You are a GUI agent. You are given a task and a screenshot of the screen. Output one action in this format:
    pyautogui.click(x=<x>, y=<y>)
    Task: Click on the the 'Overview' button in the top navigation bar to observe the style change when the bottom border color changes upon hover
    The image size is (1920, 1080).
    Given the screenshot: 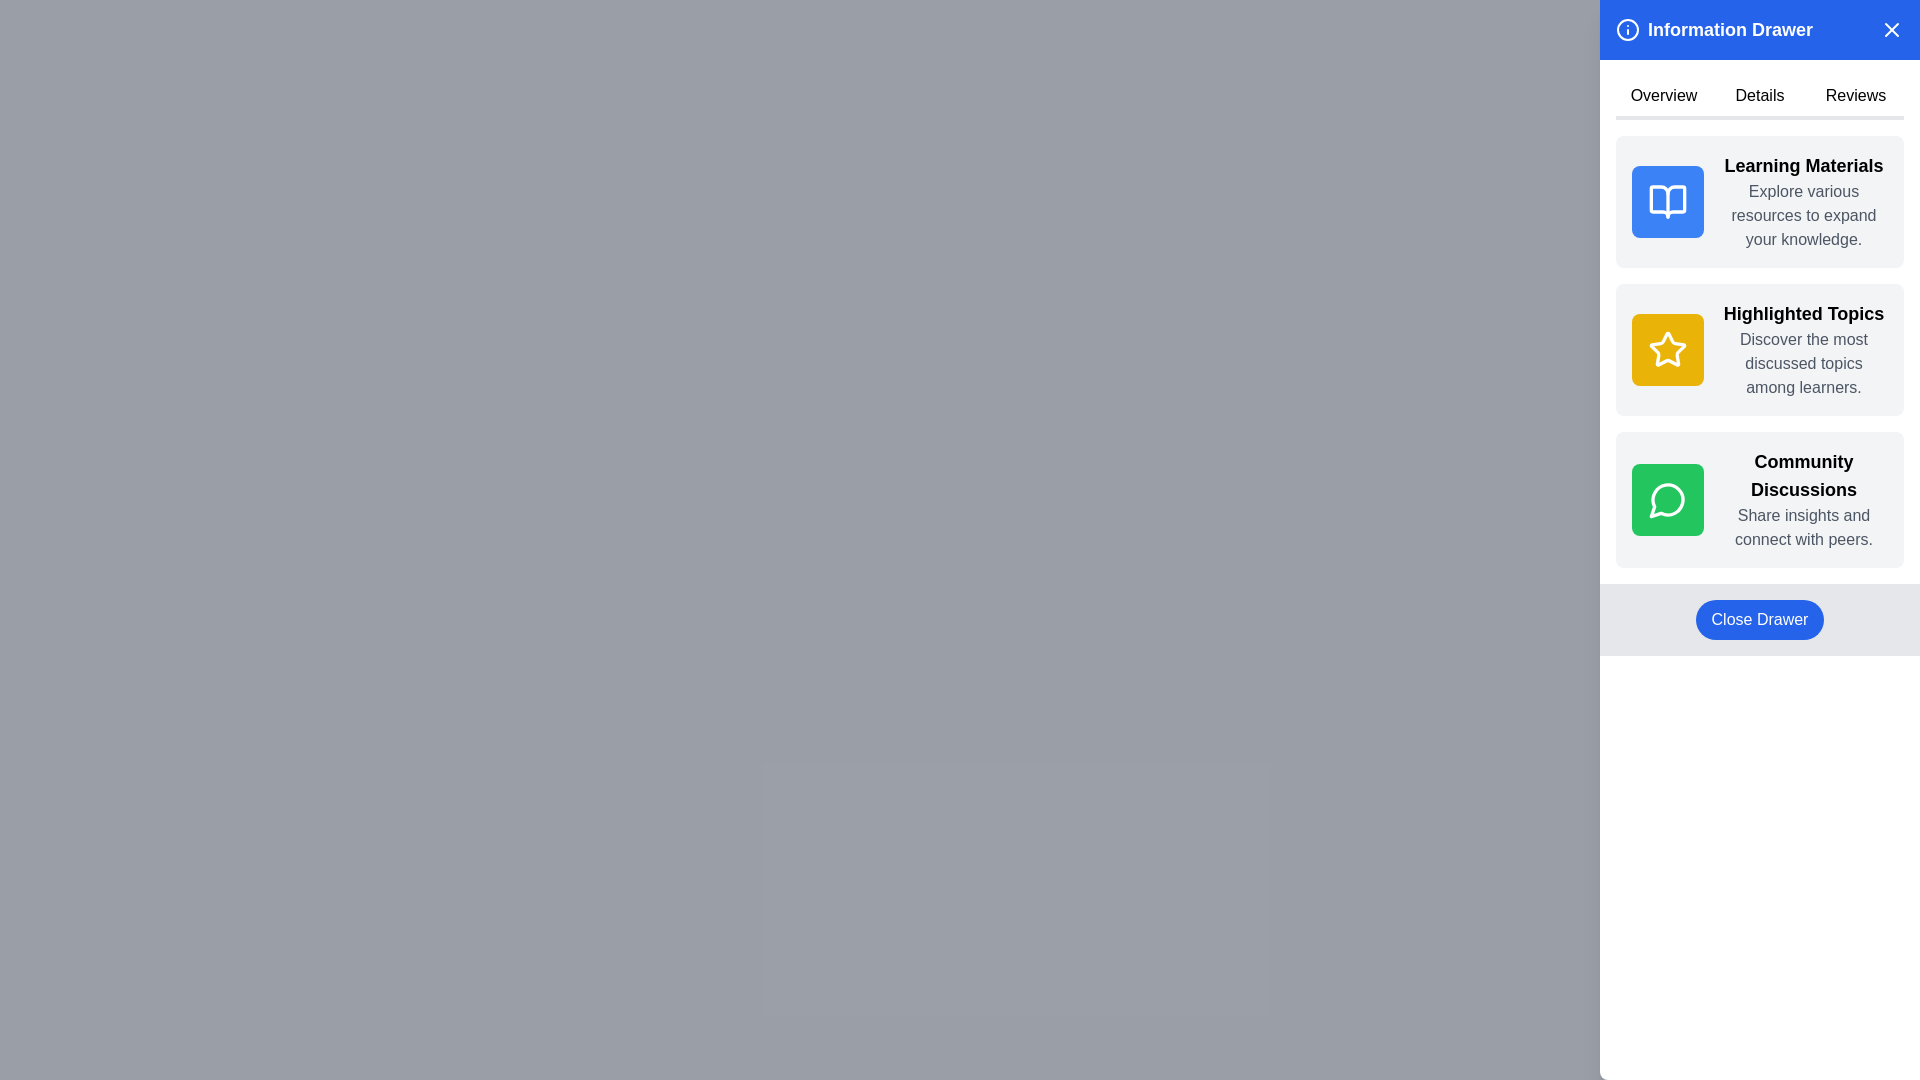 What is the action you would take?
    pyautogui.click(x=1664, y=97)
    